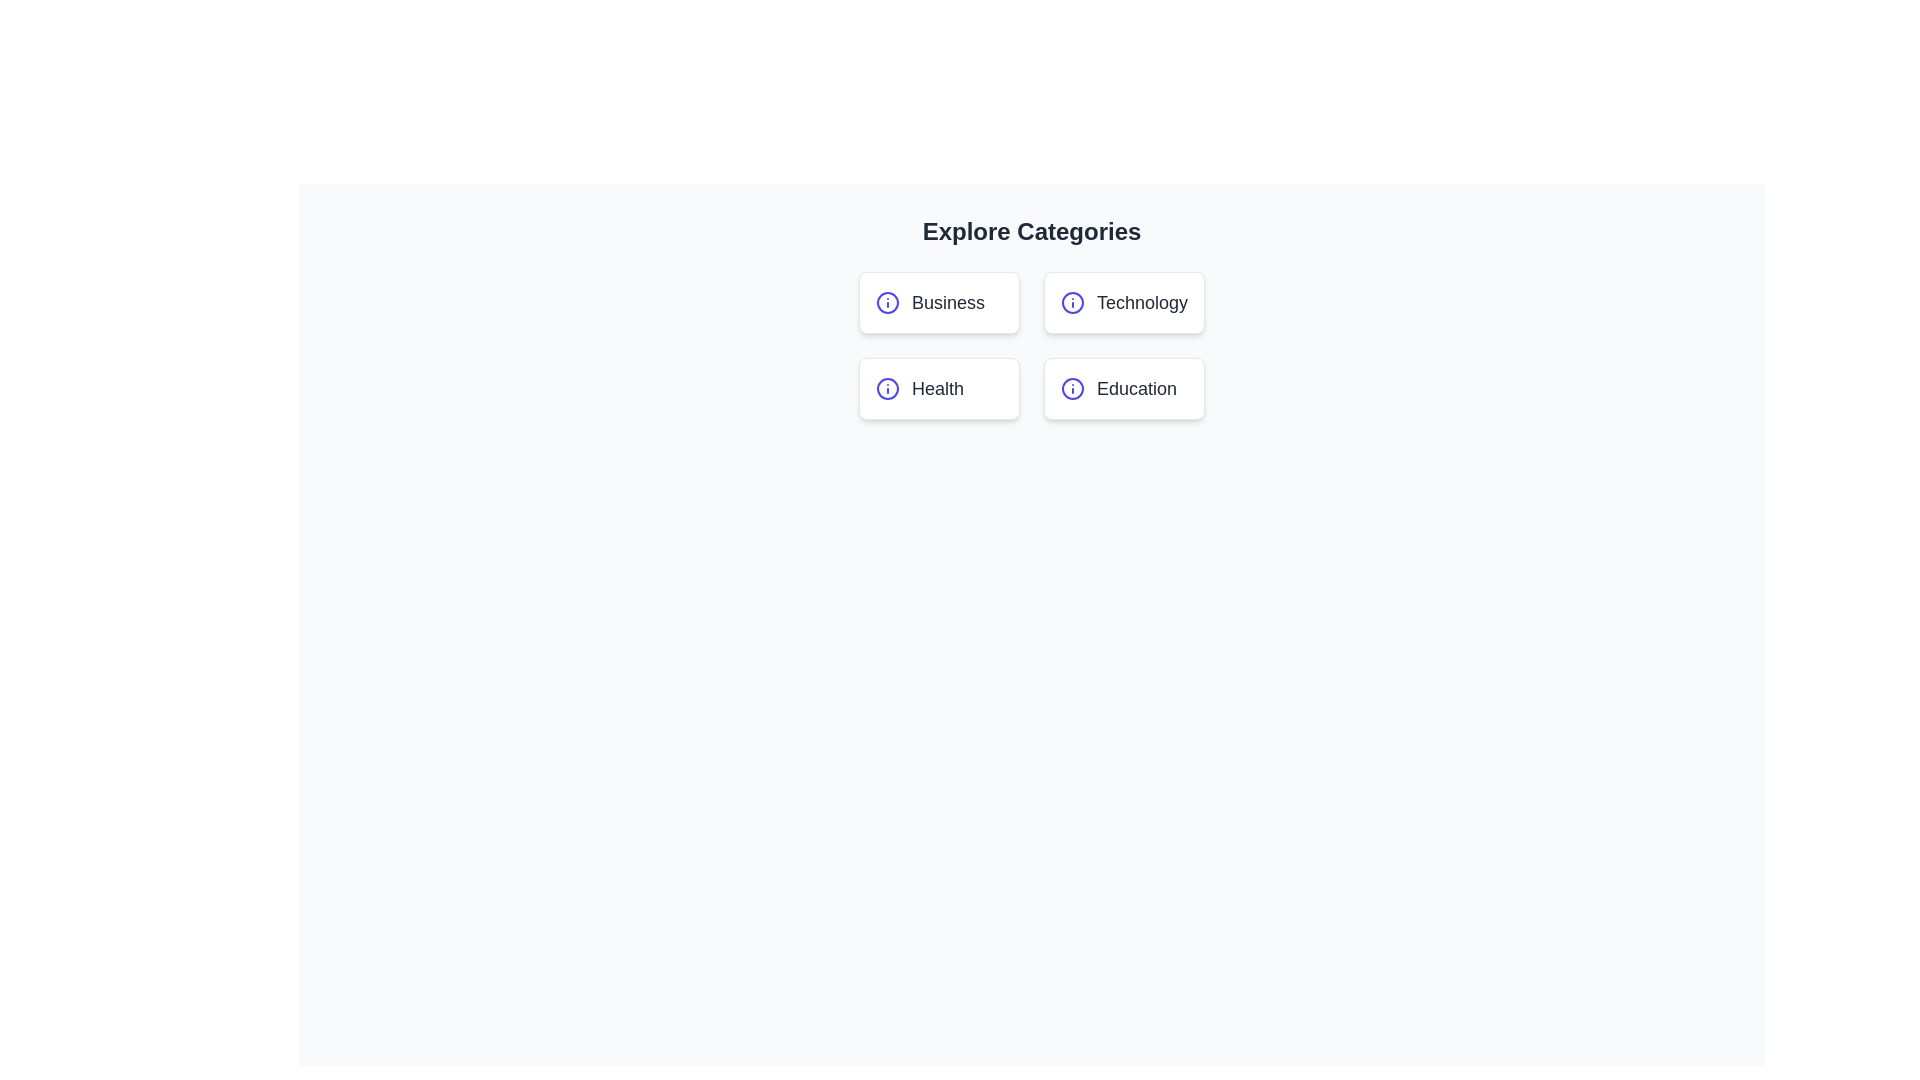  What do you see at coordinates (1137, 389) in the screenshot?
I see `the 'Education' category label, which is a non-interactive text label positioned in the lower right card of a 2 by 2 grid layout under 'Explore Categories'` at bounding box center [1137, 389].